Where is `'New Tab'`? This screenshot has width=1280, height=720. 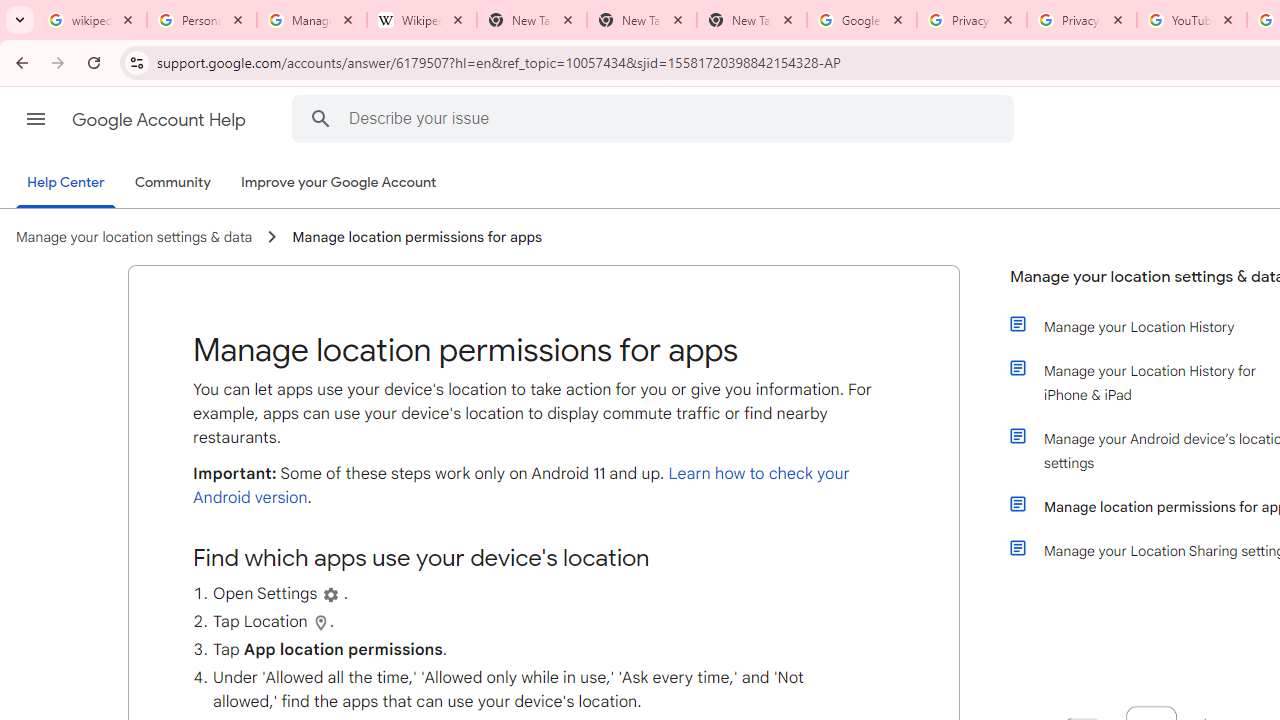
'New Tab' is located at coordinates (642, 20).